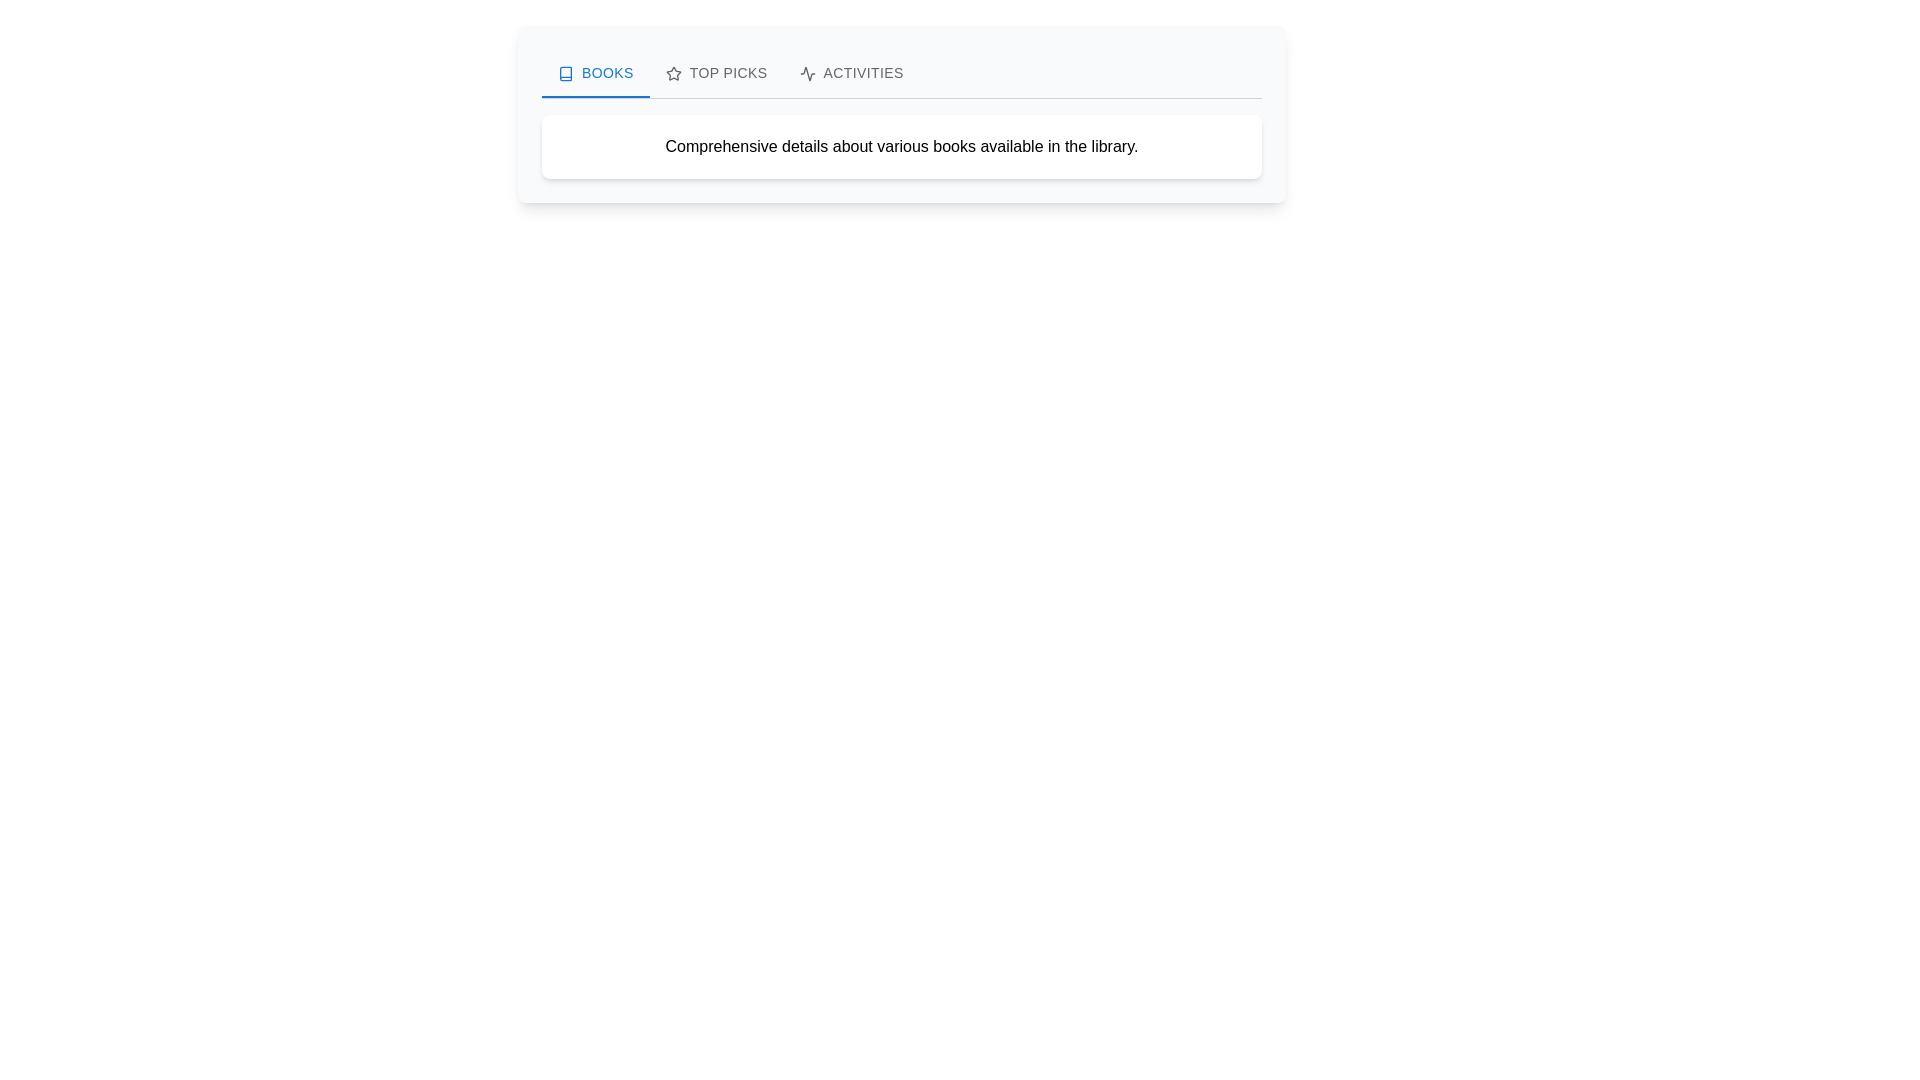 The height and width of the screenshot is (1080, 1920). Describe the element at coordinates (863, 72) in the screenshot. I see `the text label displaying 'Activities' located in the menu bar at the top of the interface to possibly reveal a tooltip or visual feedback` at that location.